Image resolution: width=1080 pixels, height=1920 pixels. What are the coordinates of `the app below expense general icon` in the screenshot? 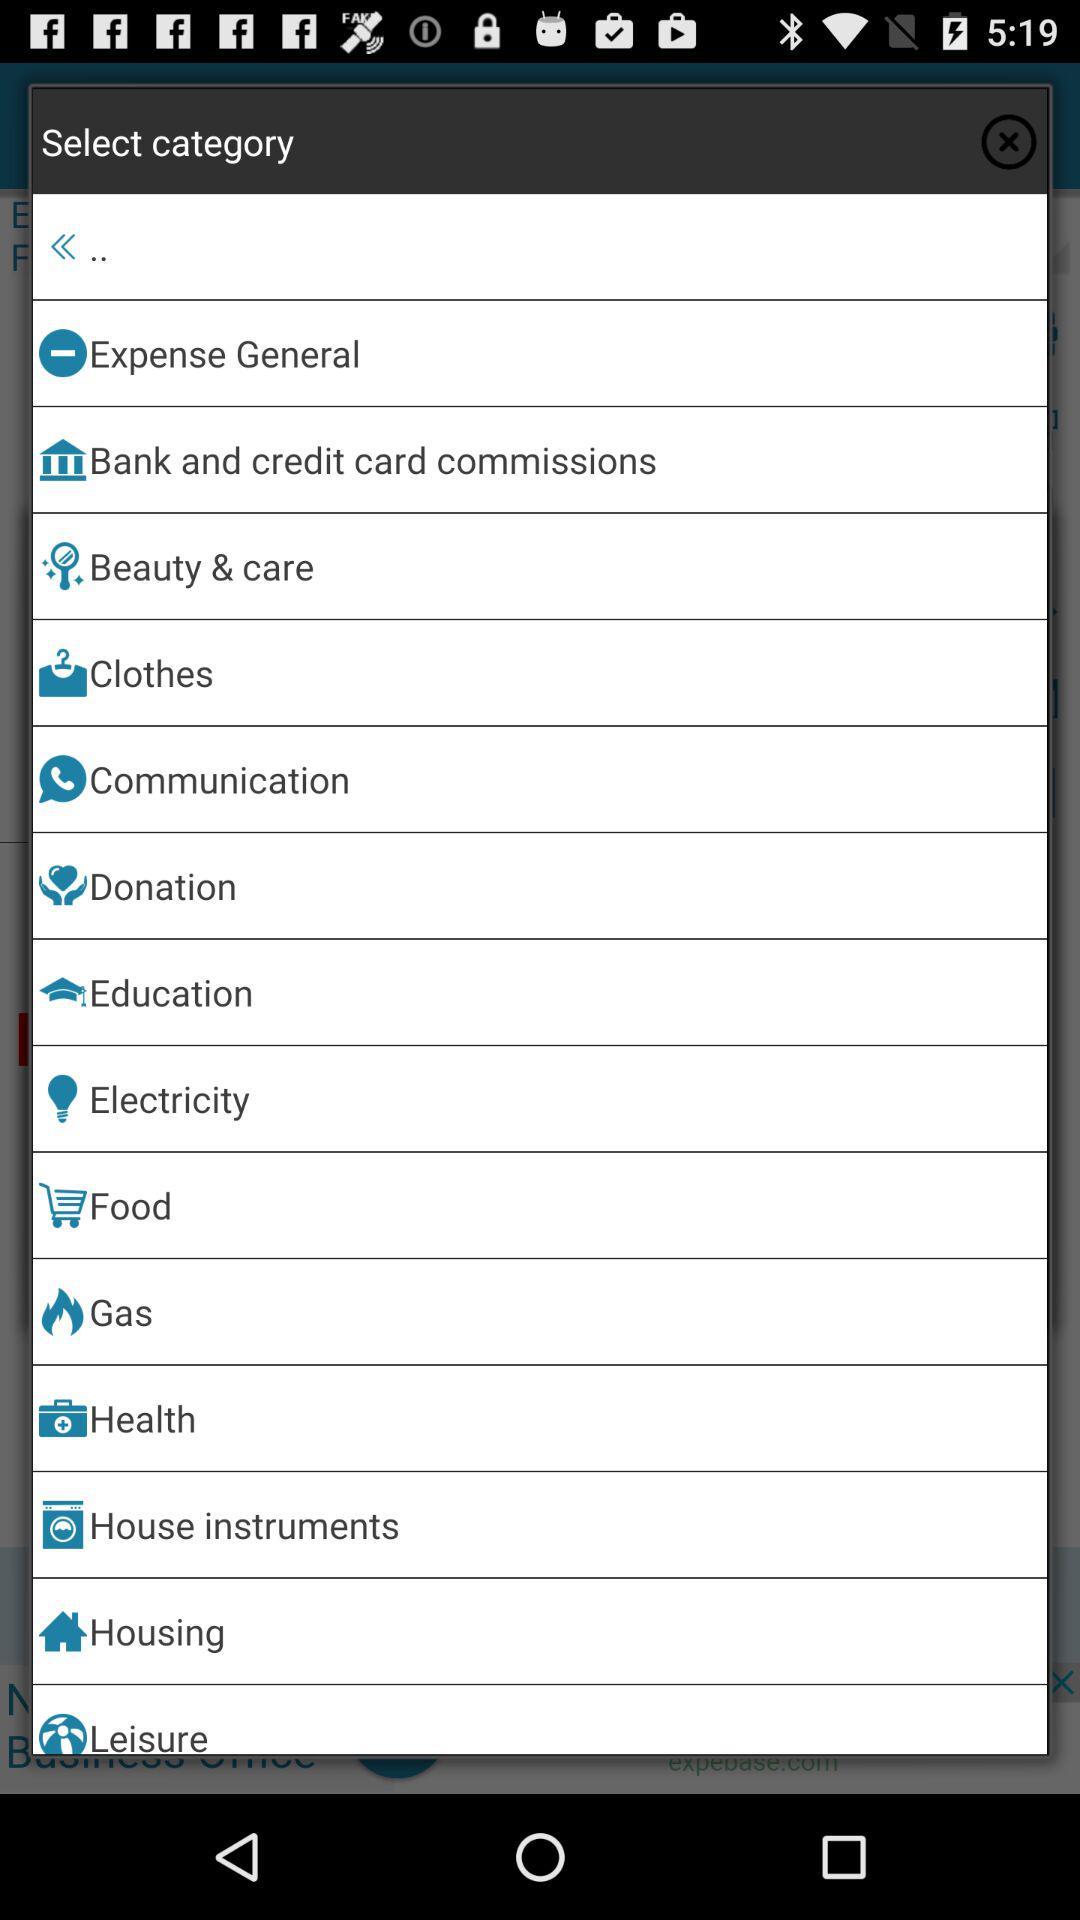 It's located at (564, 458).